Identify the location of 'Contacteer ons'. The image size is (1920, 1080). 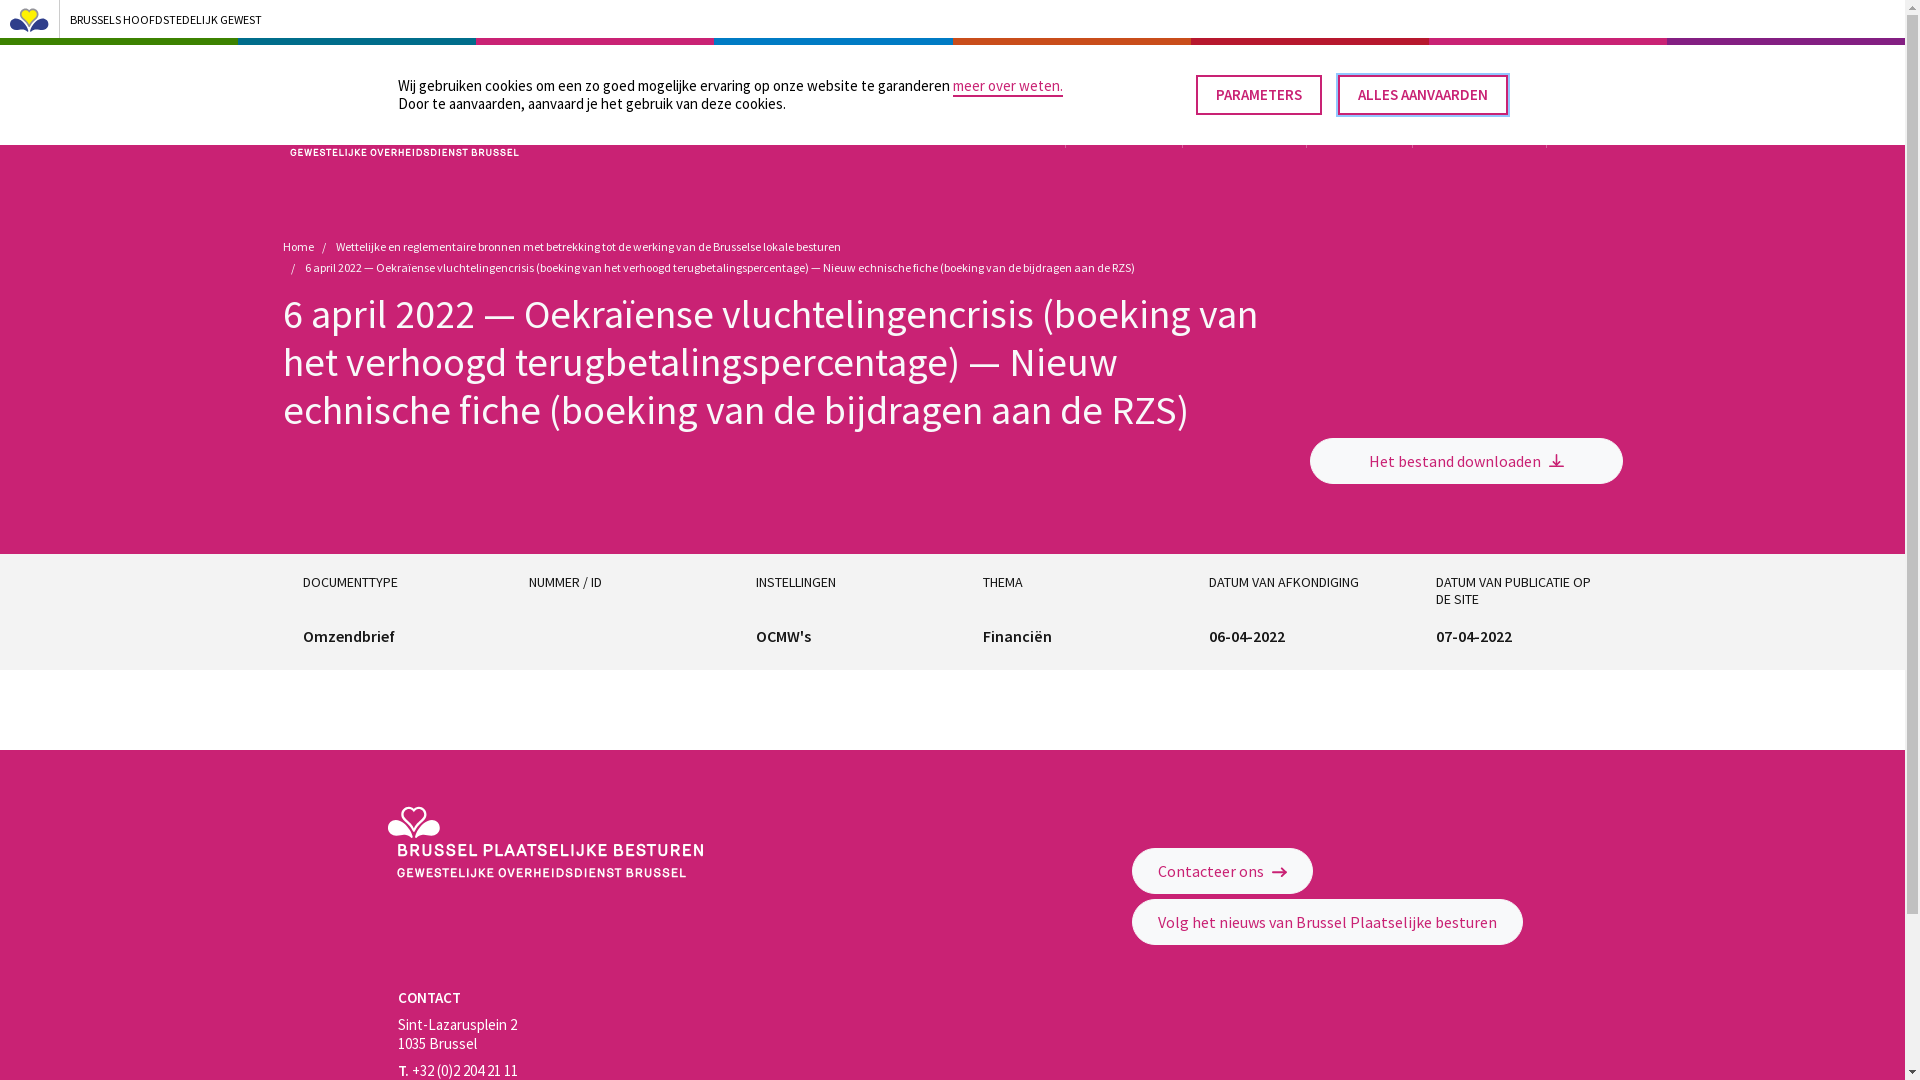
(1221, 870).